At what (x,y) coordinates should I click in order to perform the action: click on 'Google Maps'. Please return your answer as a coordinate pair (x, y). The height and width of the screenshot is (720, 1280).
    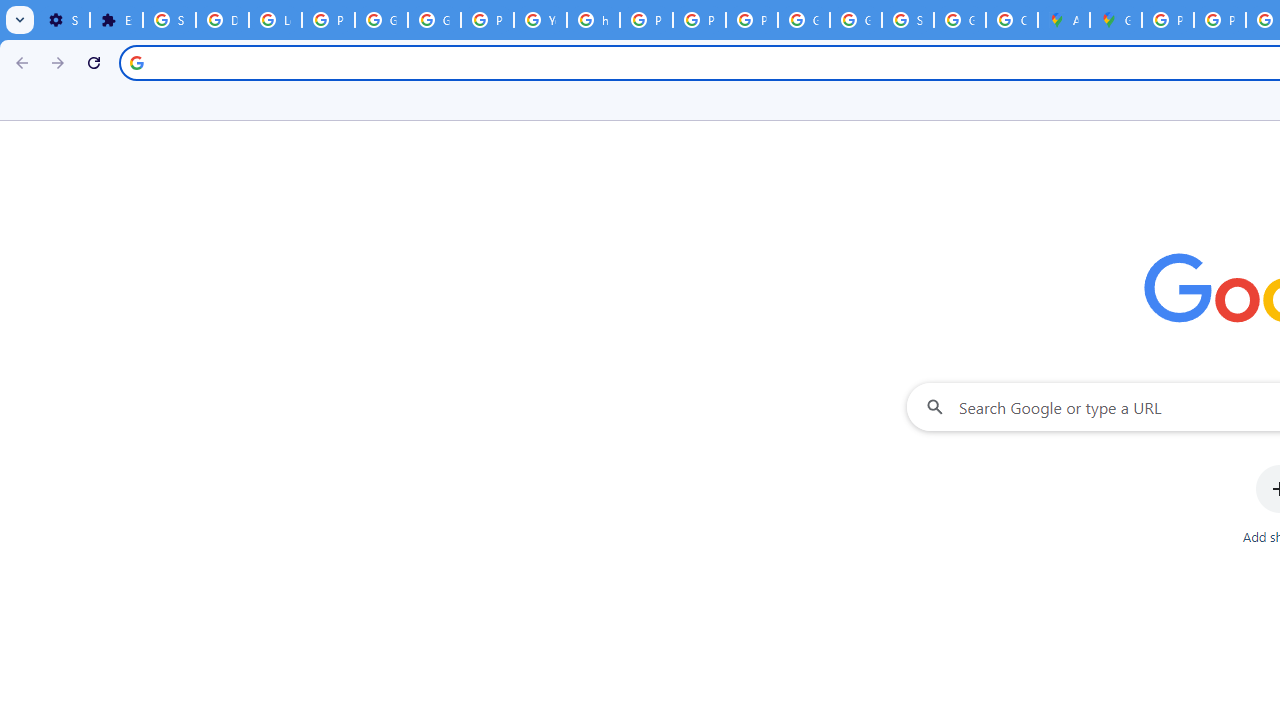
    Looking at the image, I should click on (1115, 20).